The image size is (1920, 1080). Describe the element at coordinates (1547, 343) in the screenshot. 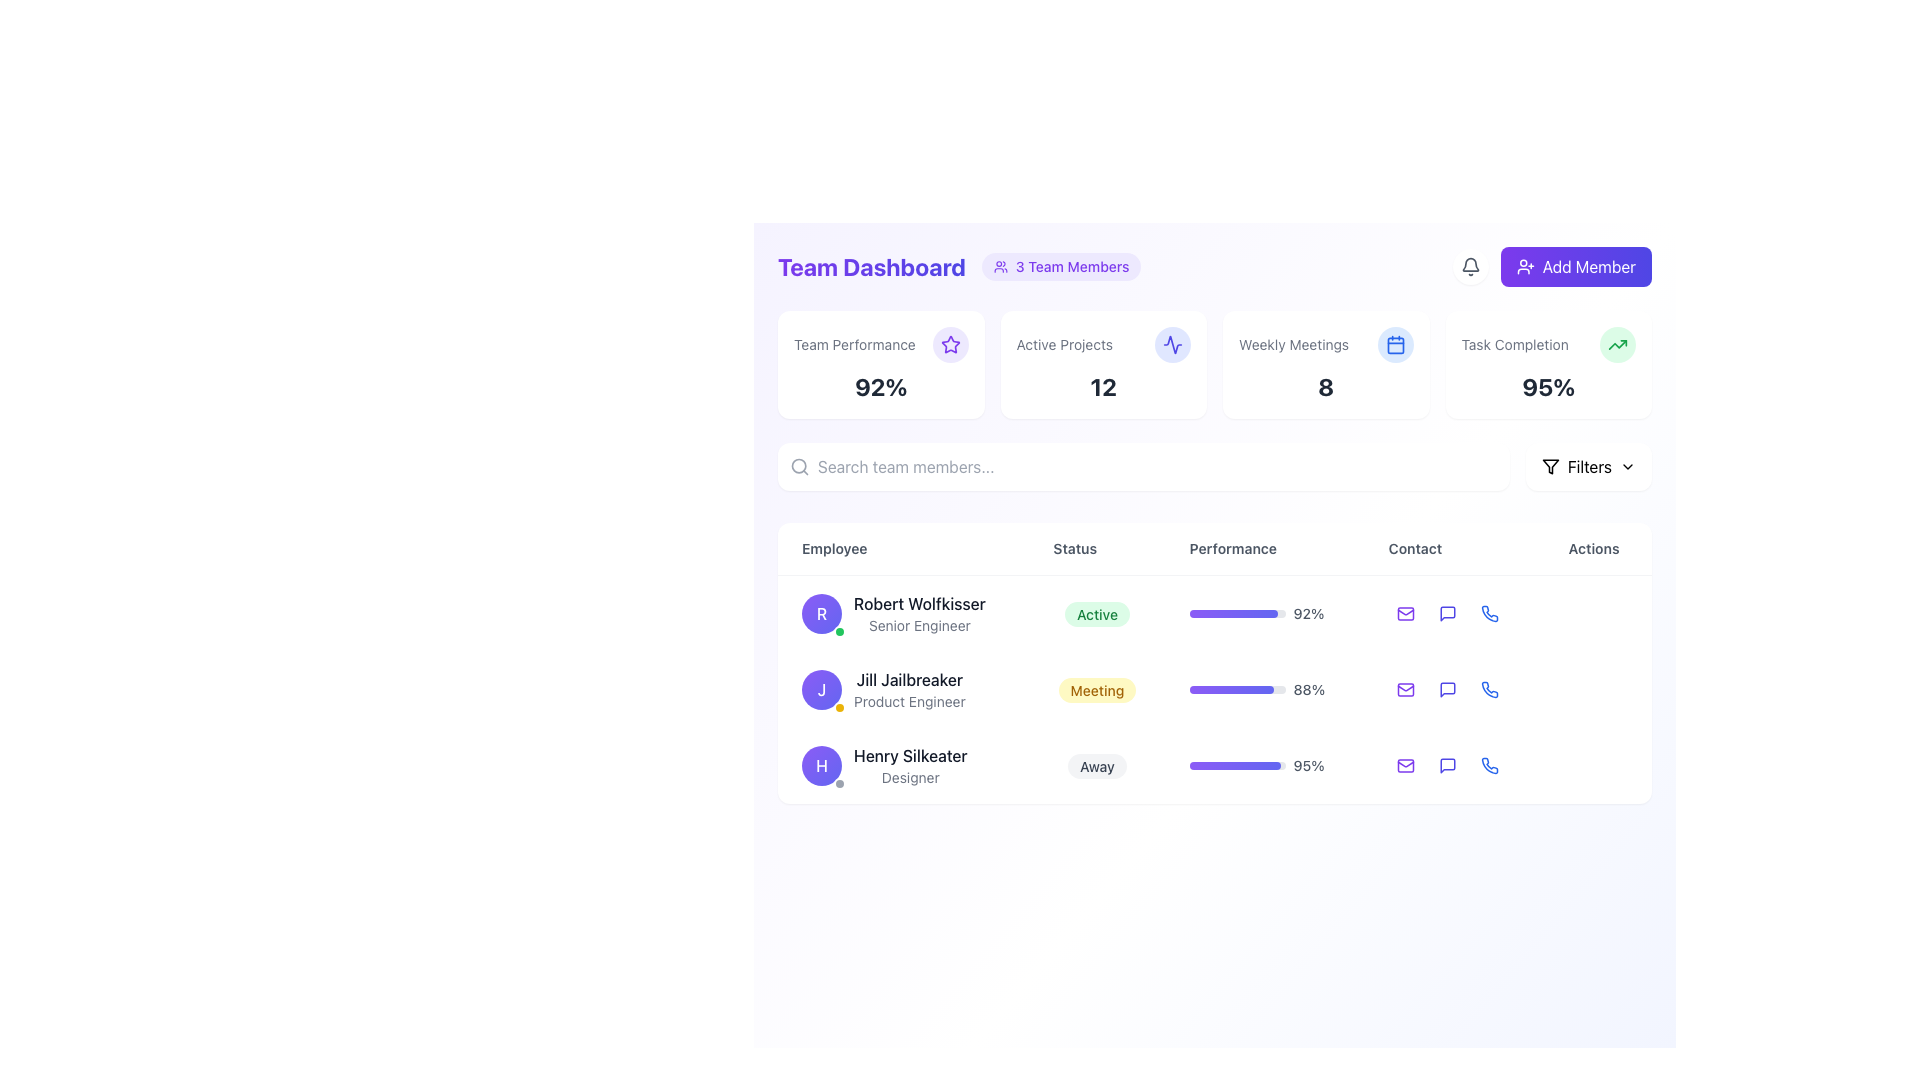

I see `the Text Label that indicates 'Task Completion' in the top-right corner of the dashboard interface` at that location.